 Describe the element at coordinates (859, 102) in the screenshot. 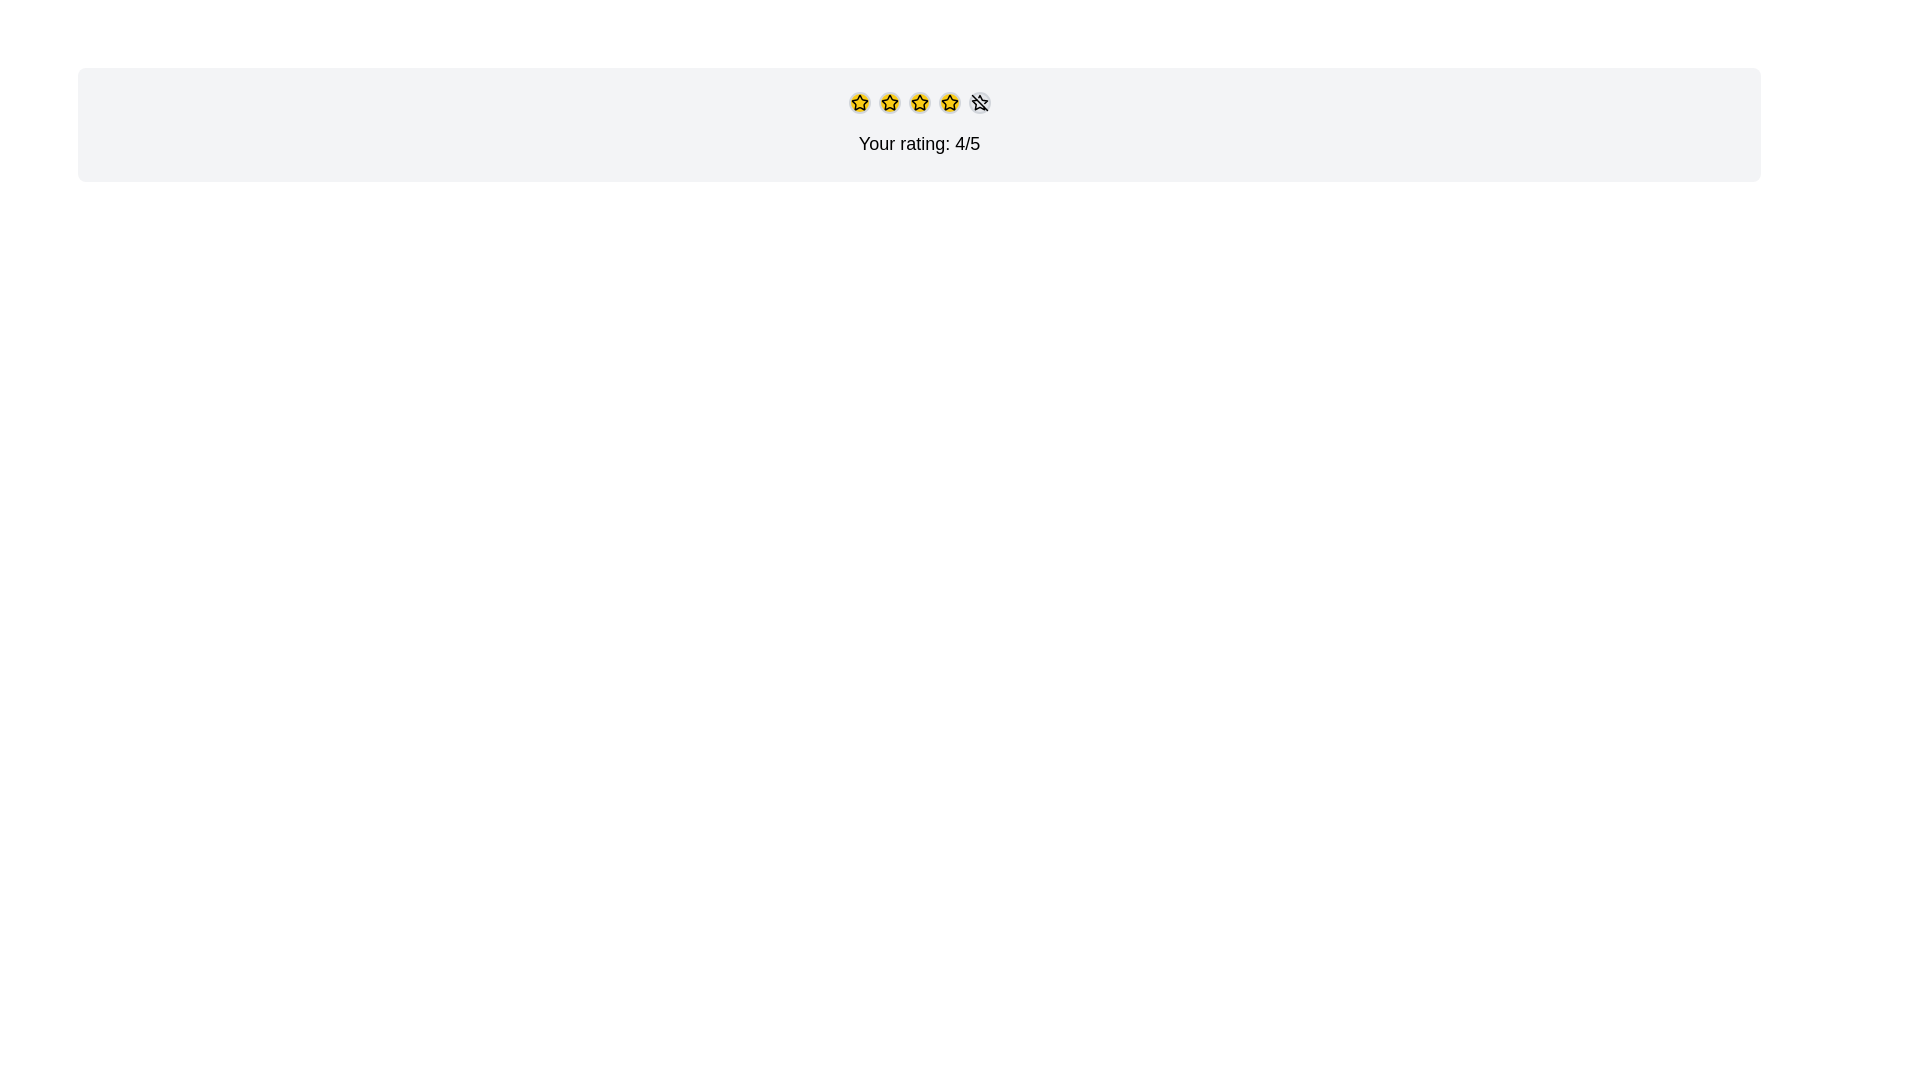

I see `the second star icon in the star rating component, which is visually filled with yellow and framed within a circular outline, positioned in a horizontal row of five stars above the text 'Your rating: 4/5'` at that location.